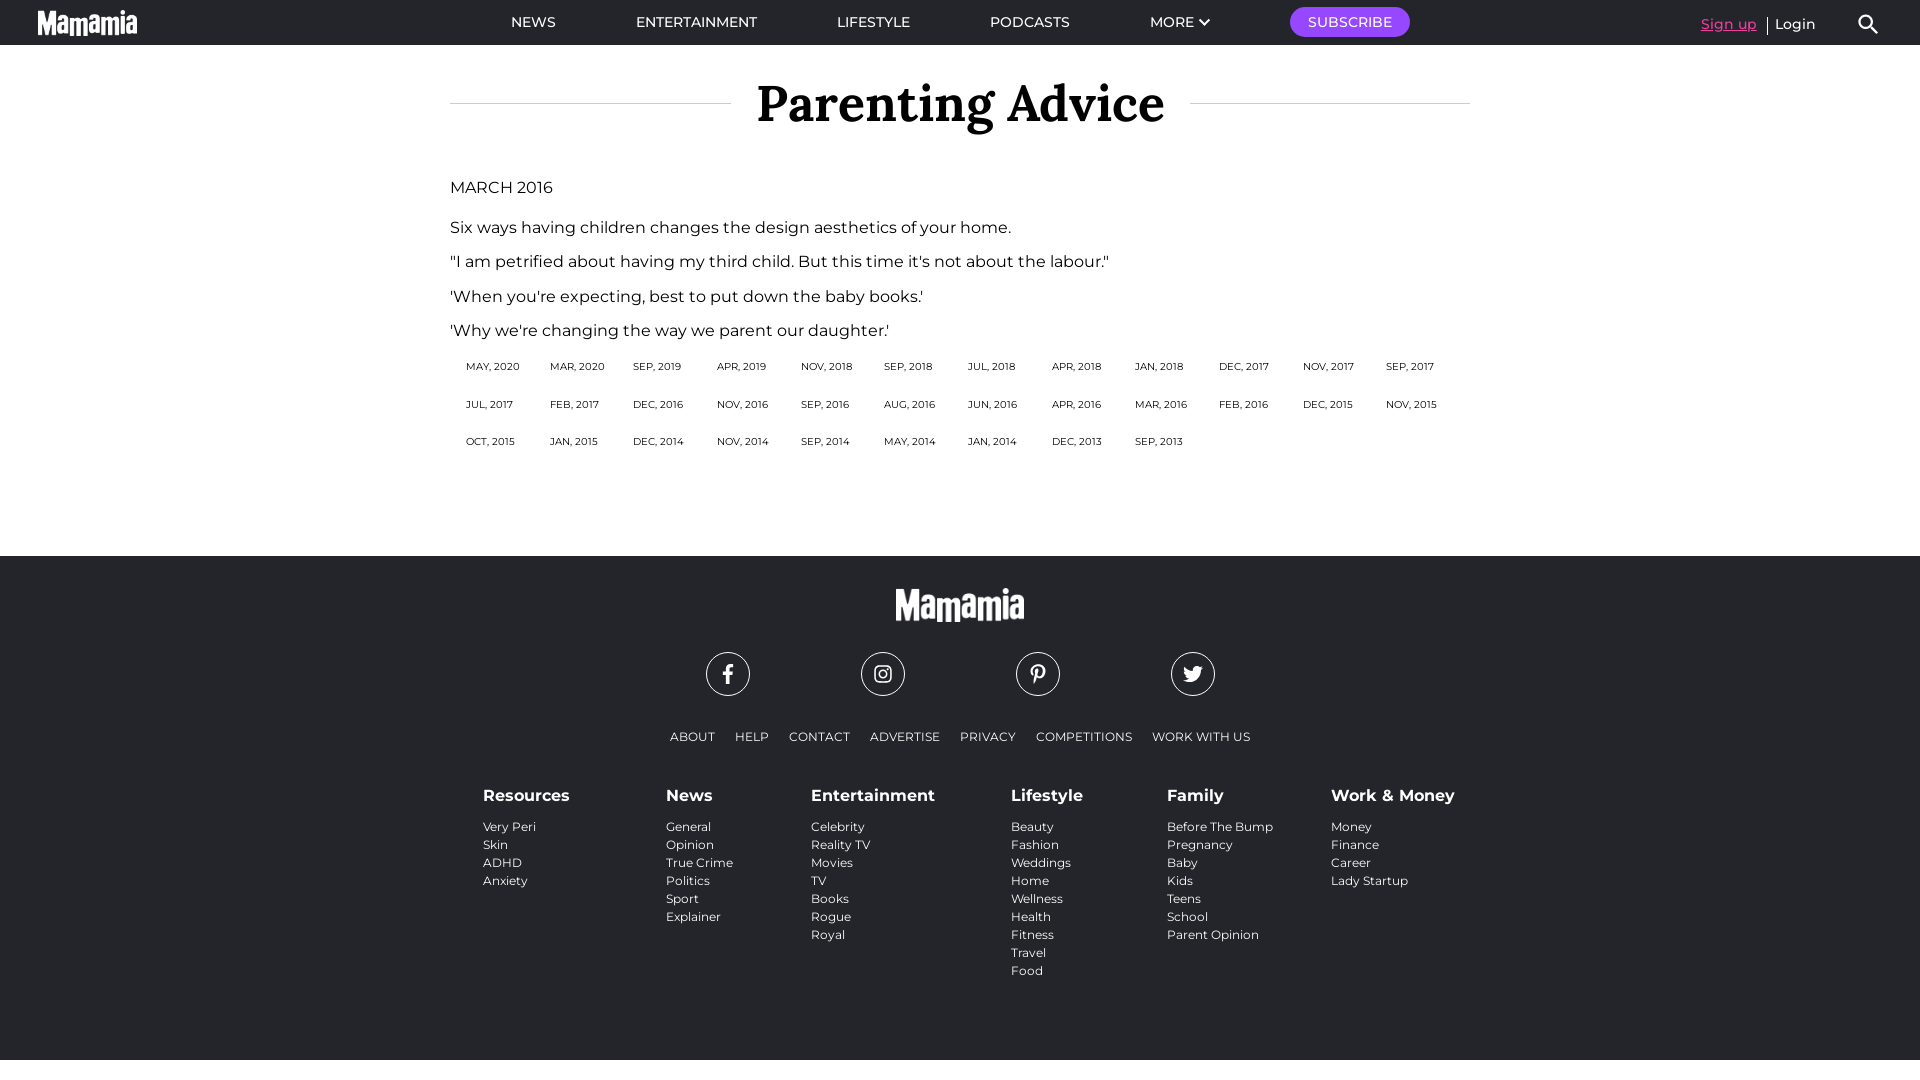 The image size is (1920, 1080). Describe the element at coordinates (1075, 440) in the screenshot. I see `'DEC, 2013'` at that location.